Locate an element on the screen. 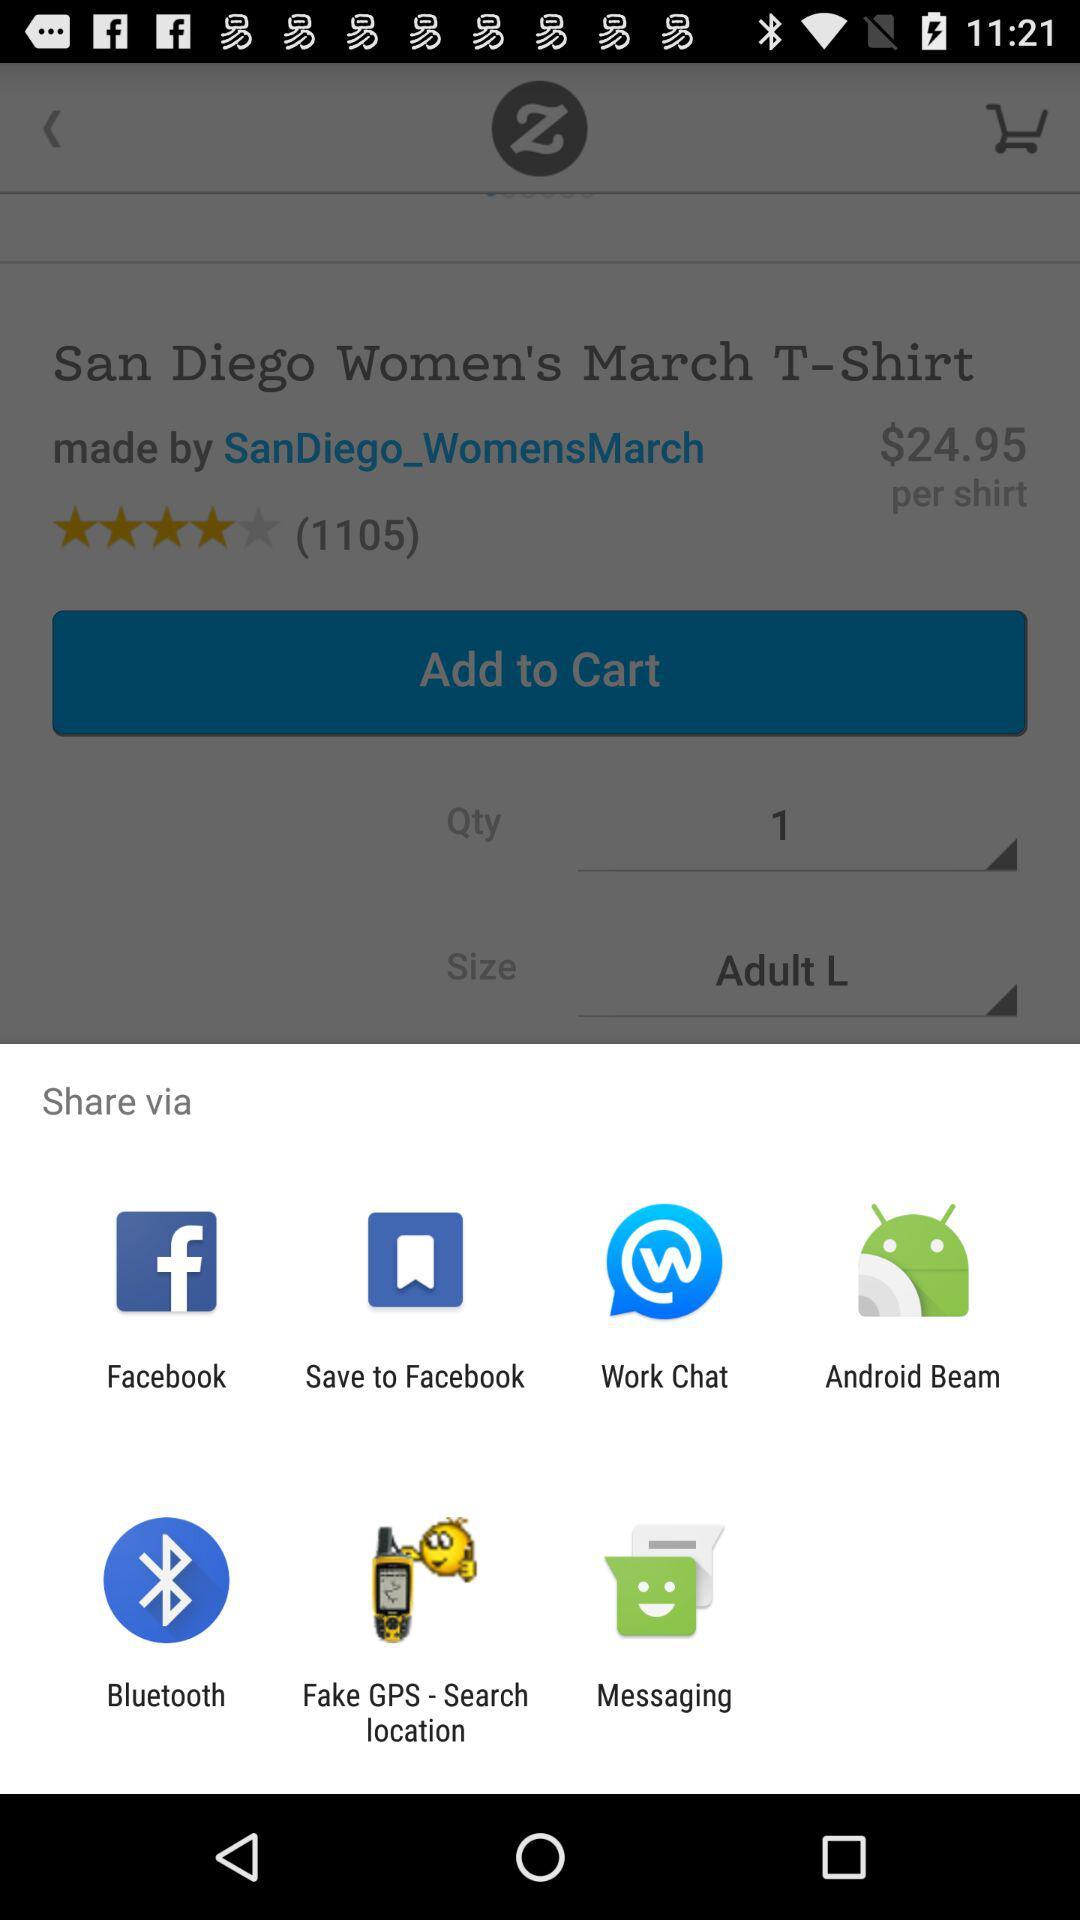  the icon to the left of fake gps search item is located at coordinates (165, 1711).